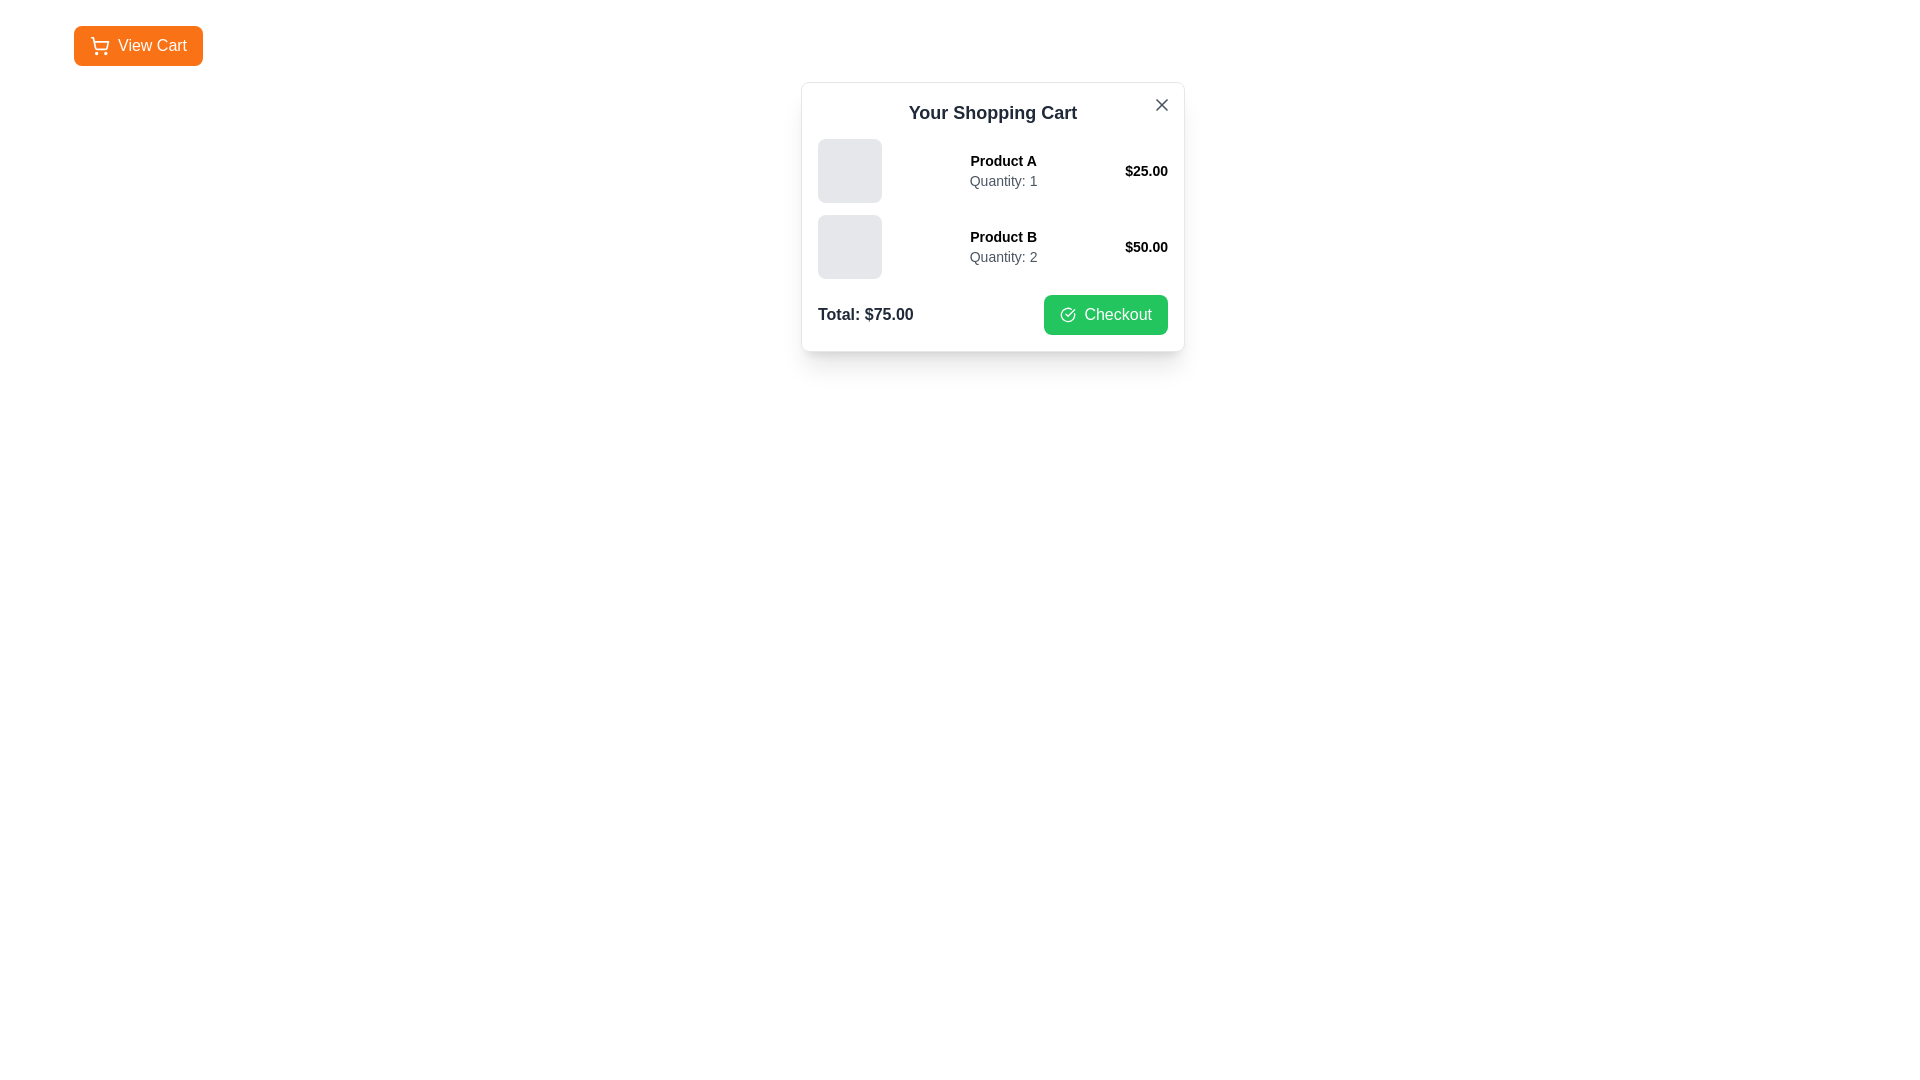 Image resolution: width=1920 pixels, height=1080 pixels. Describe the element at coordinates (1003, 169) in the screenshot. I see `the Text Block displaying the product name and quantity in the shopping cart for 'Product A', located centrally between the product image and price label '$25.00'` at that location.